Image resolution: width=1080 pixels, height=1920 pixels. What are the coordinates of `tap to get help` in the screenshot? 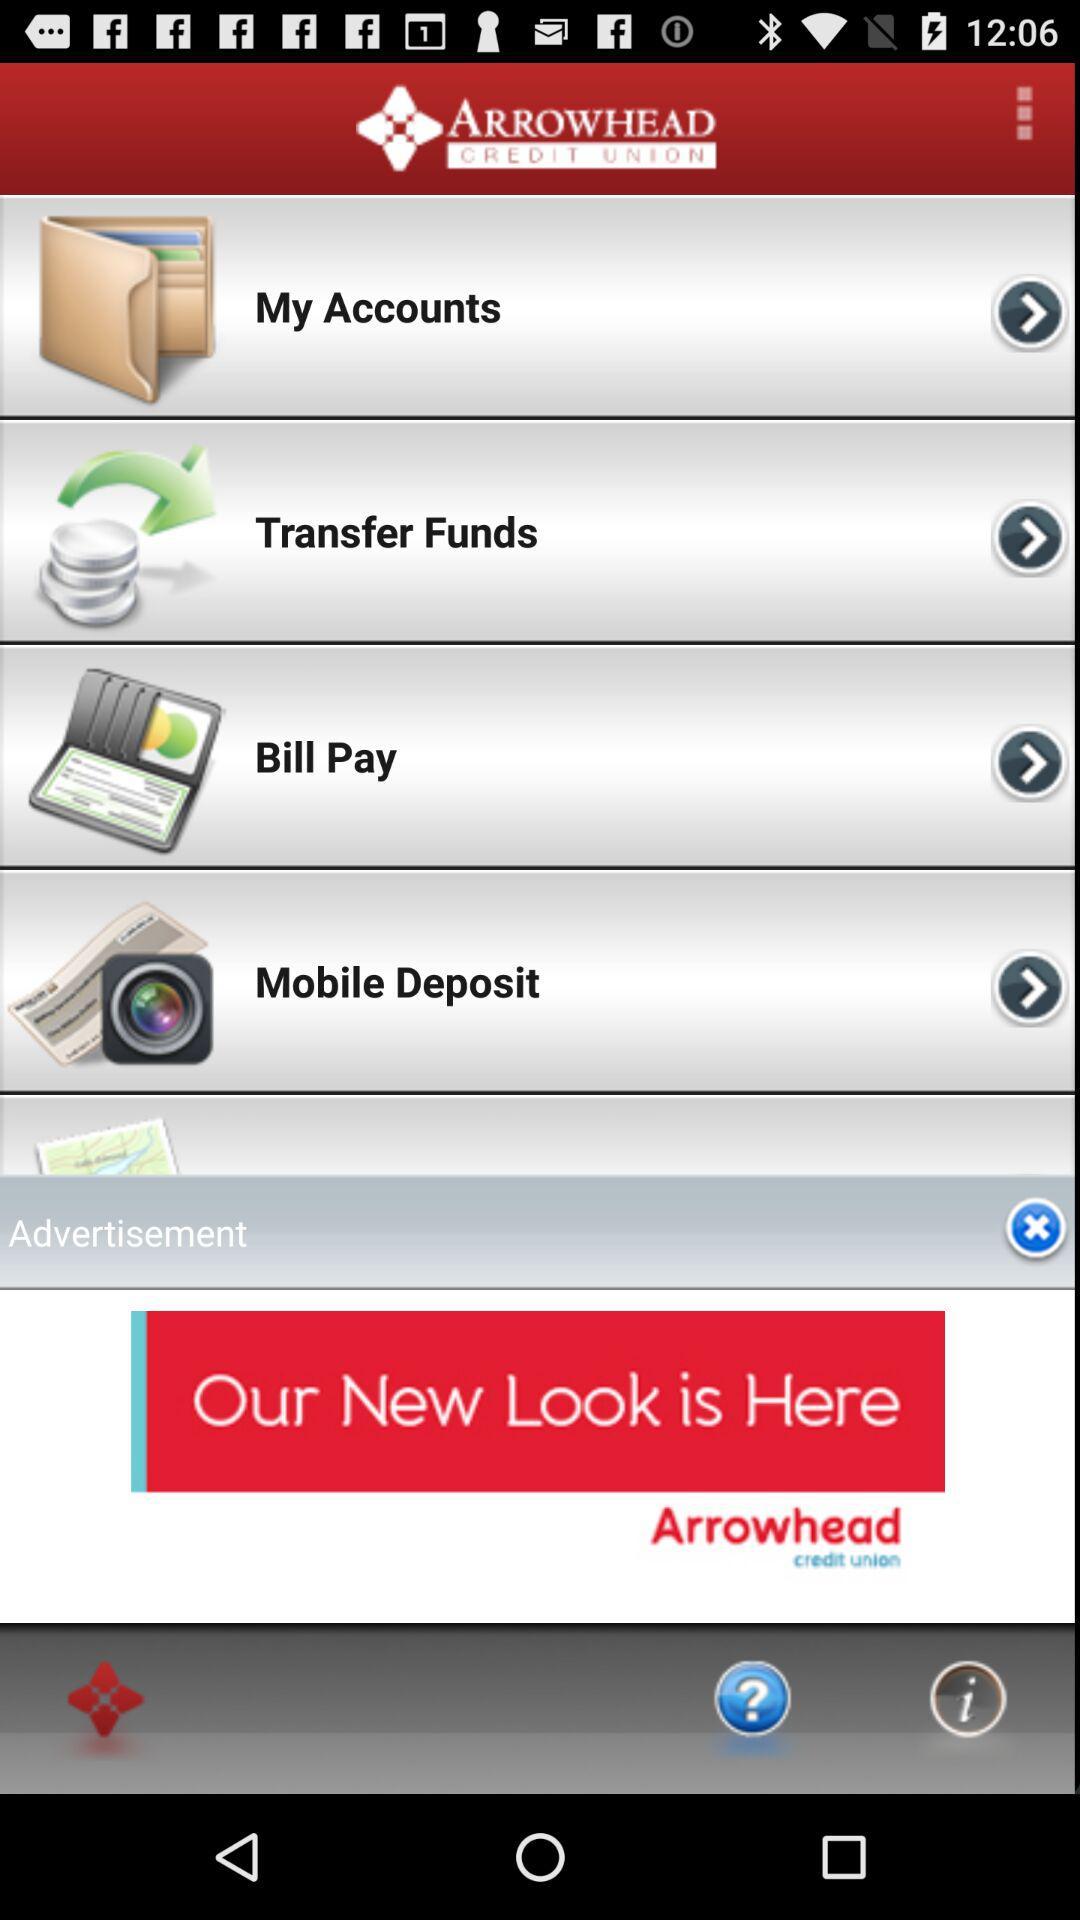 It's located at (753, 1707).